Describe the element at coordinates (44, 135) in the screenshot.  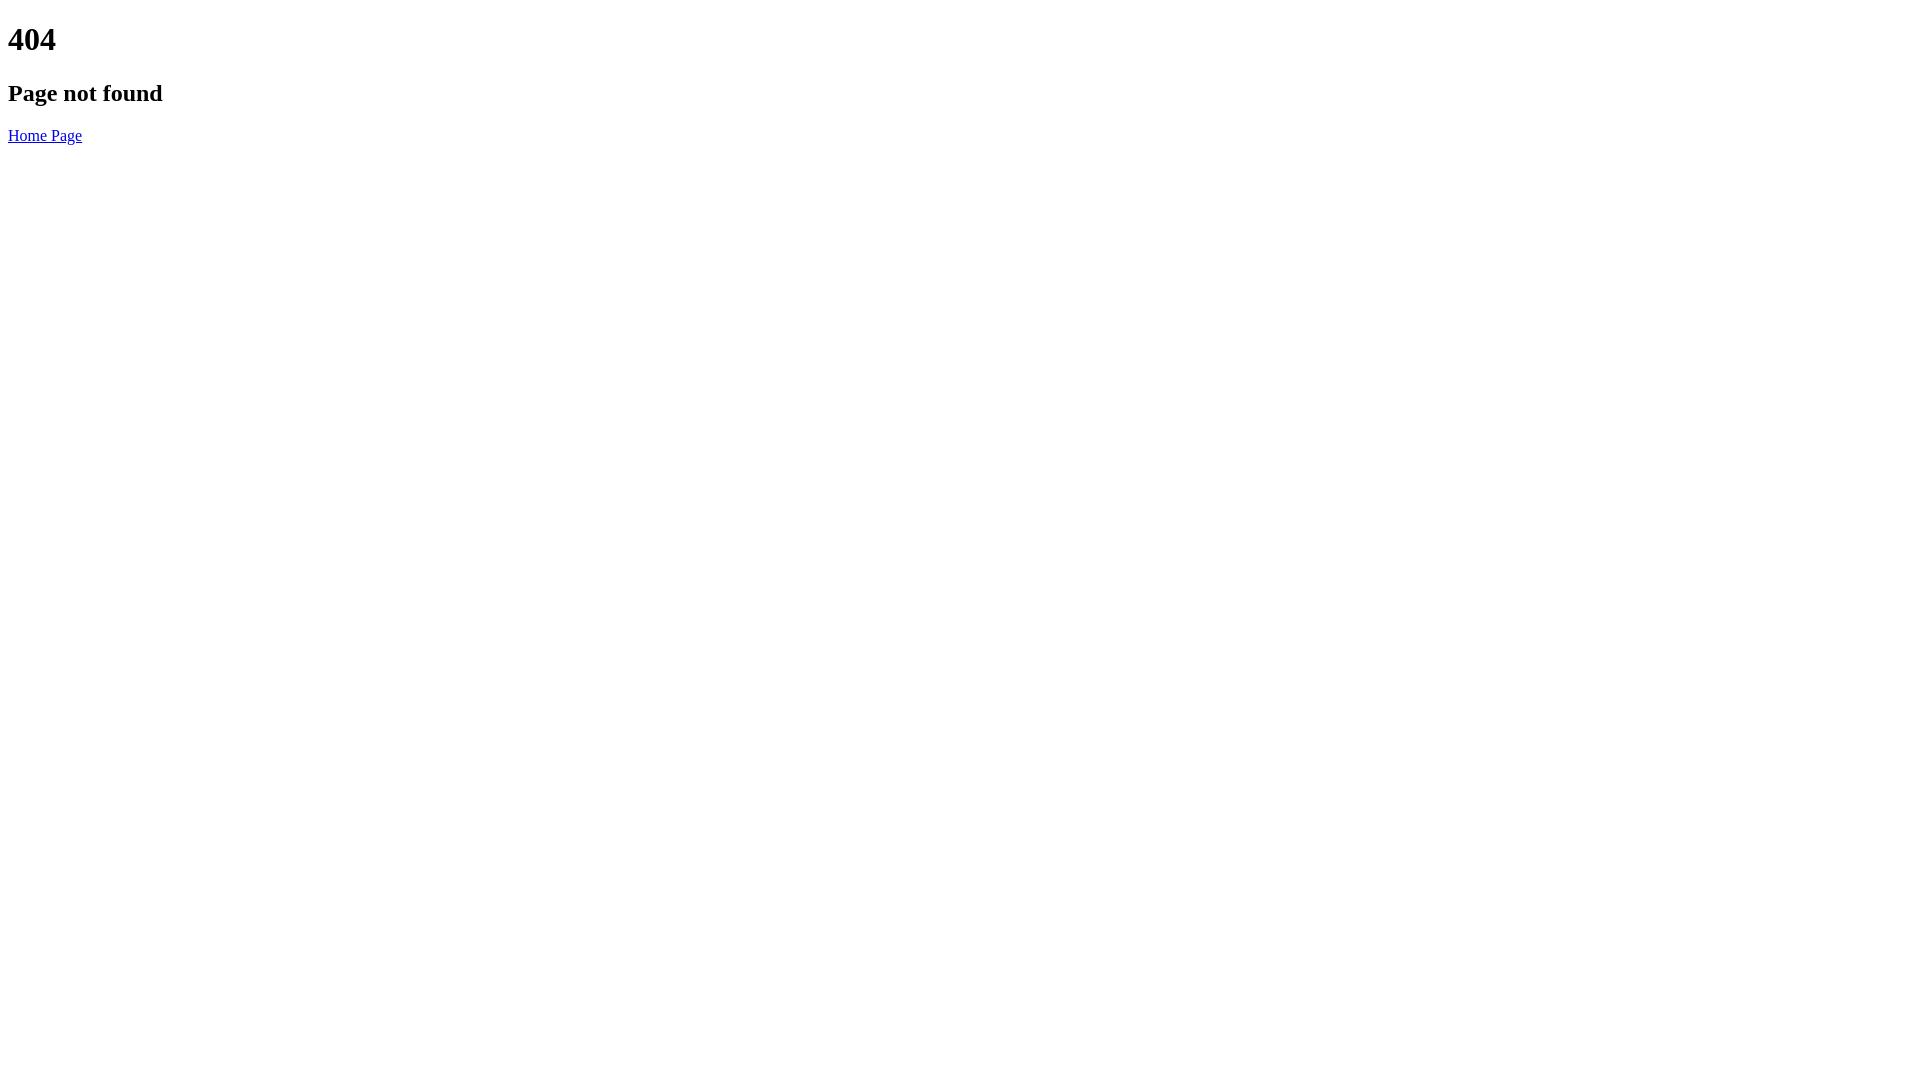
I see `'Home Page'` at that location.